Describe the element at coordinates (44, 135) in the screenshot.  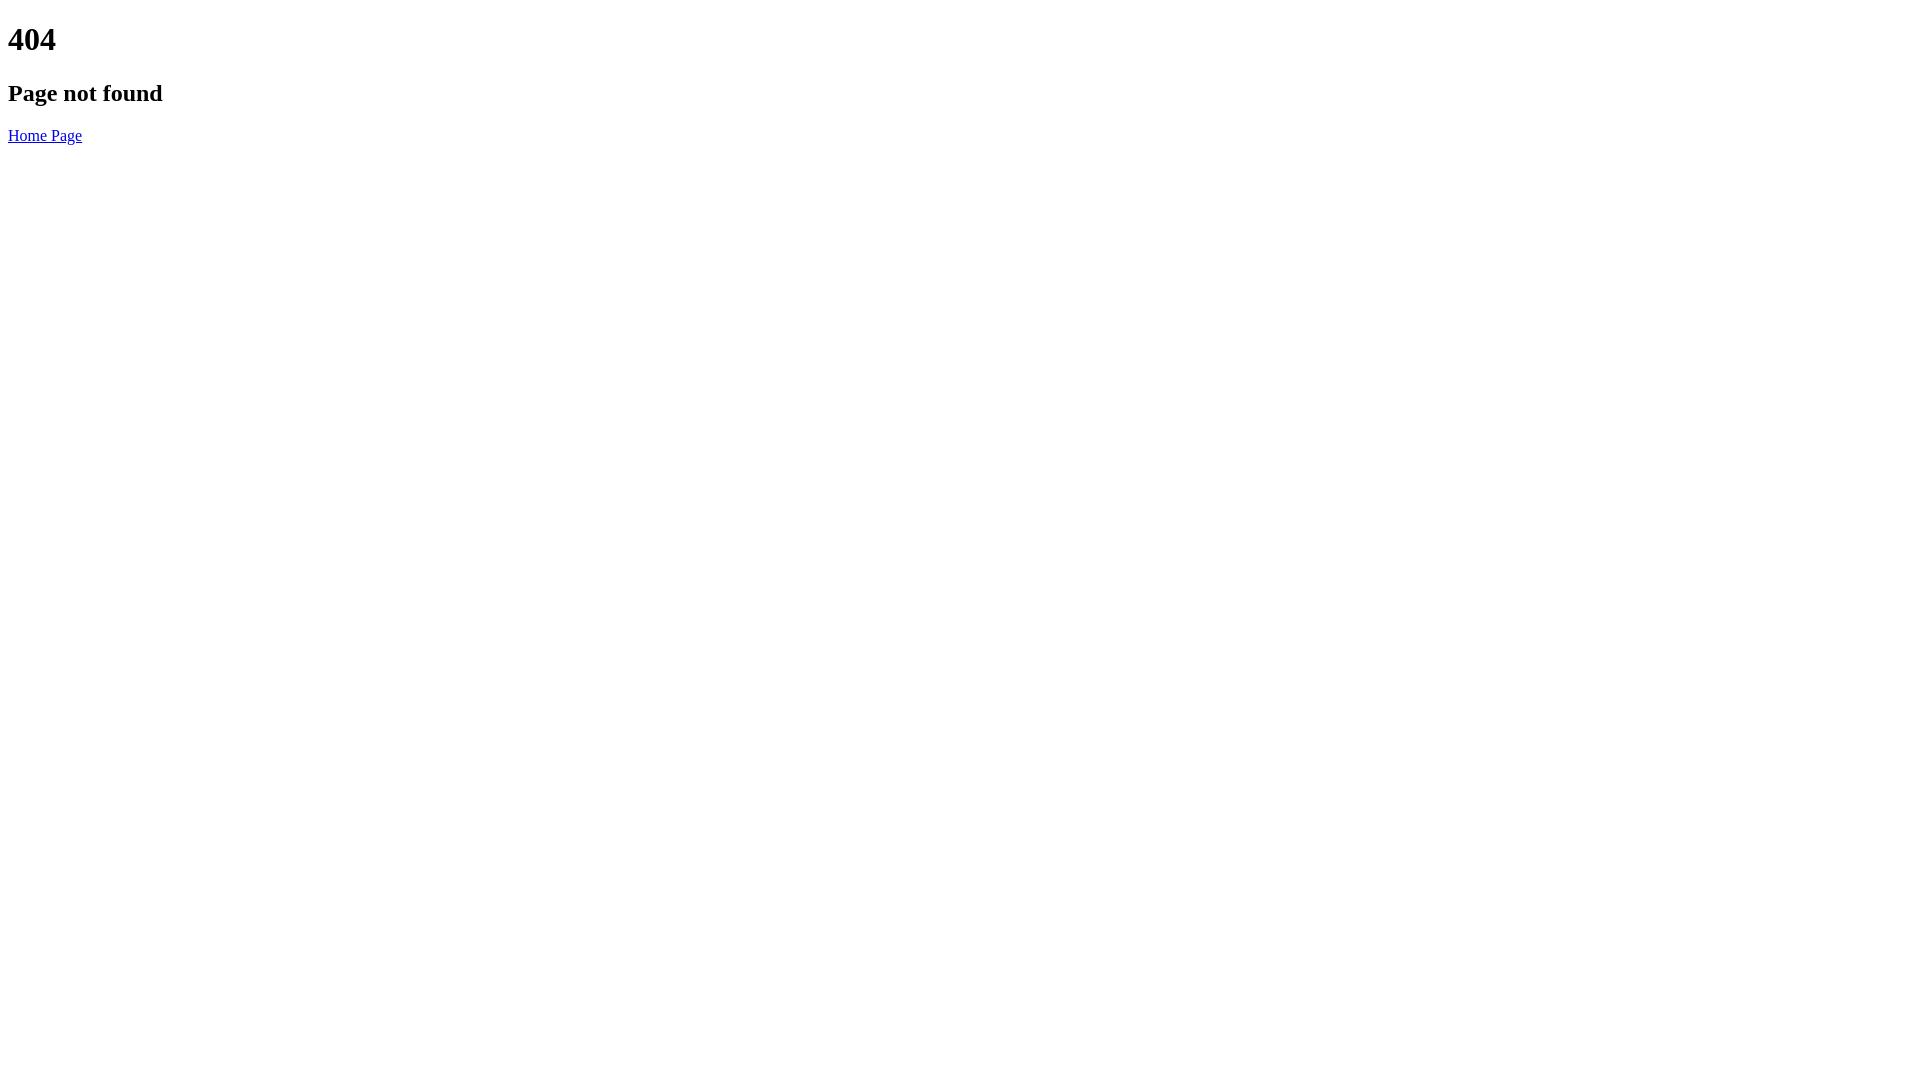
I see `'Home Page'` at that location.